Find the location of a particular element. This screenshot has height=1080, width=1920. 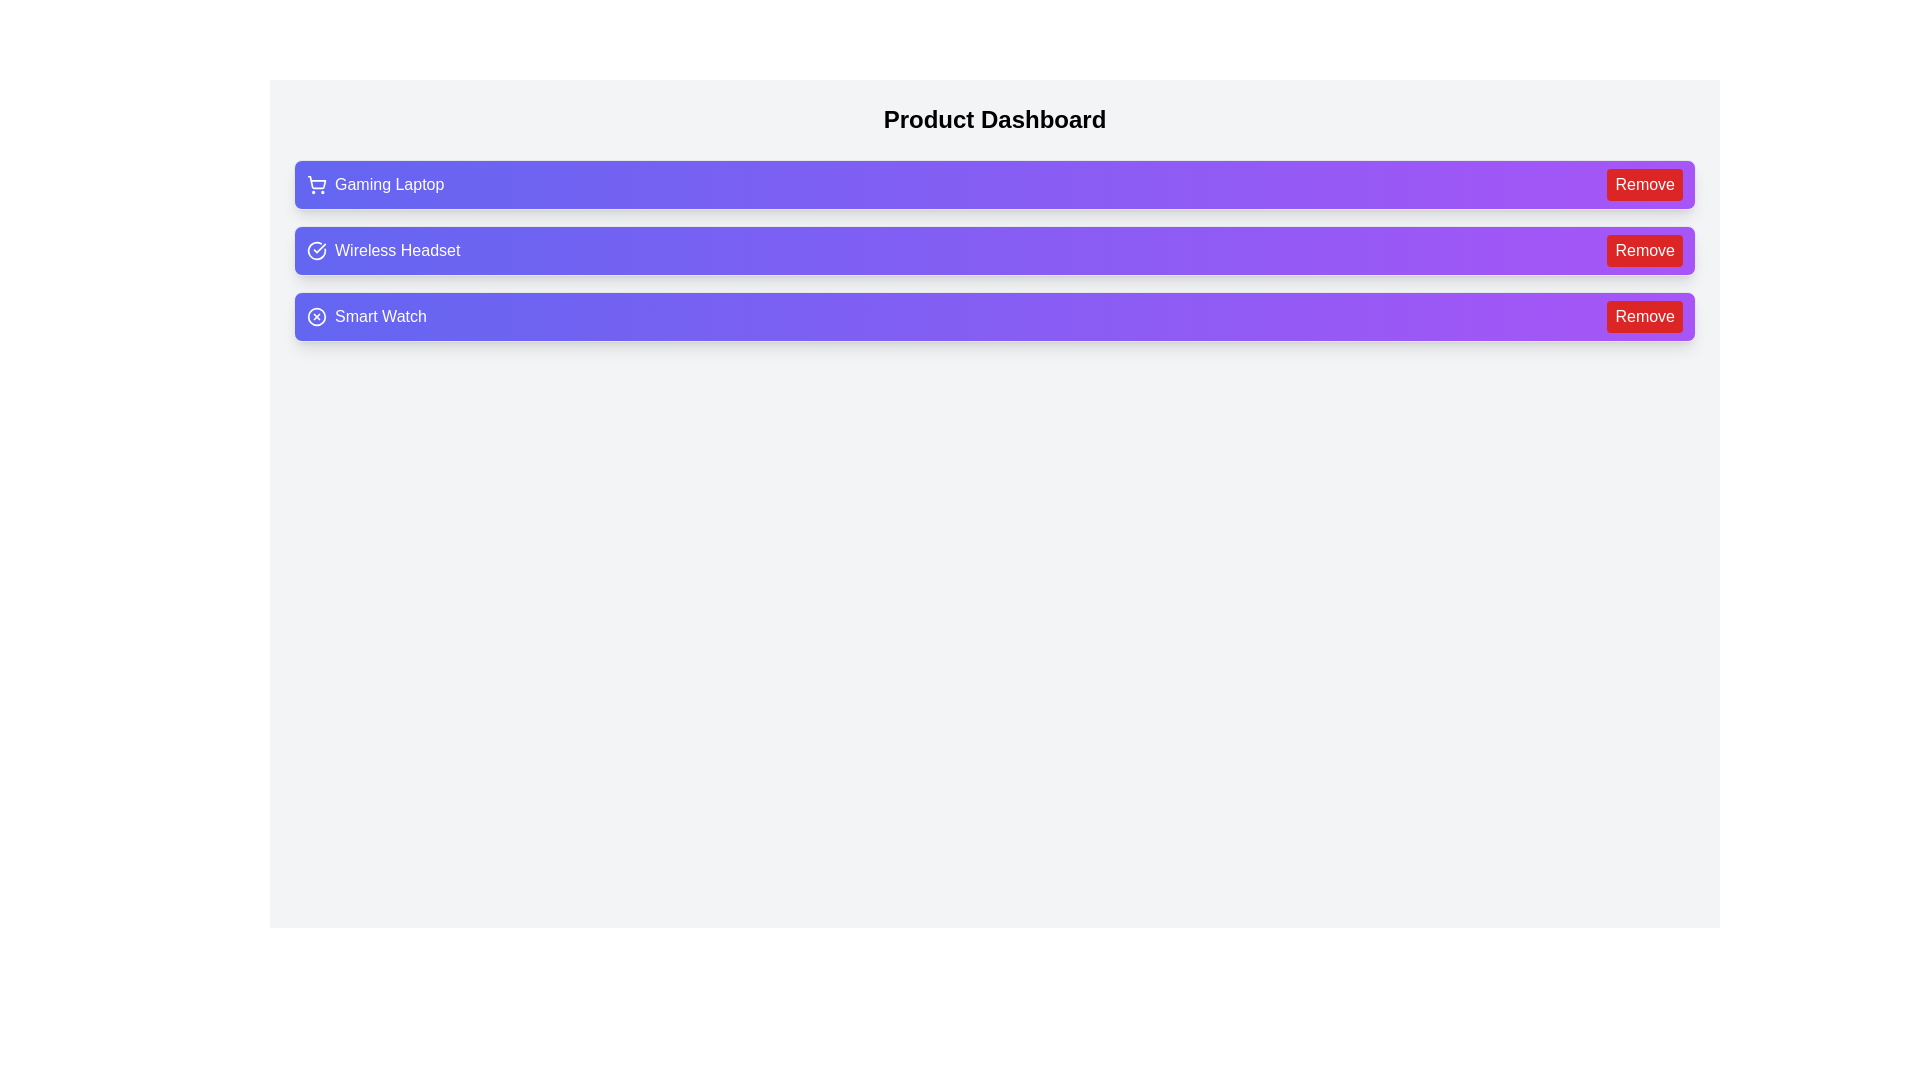

the product chip labeled 'Gaming Laptop' to observe the hover animation effect is located at coordinates (994, 185).